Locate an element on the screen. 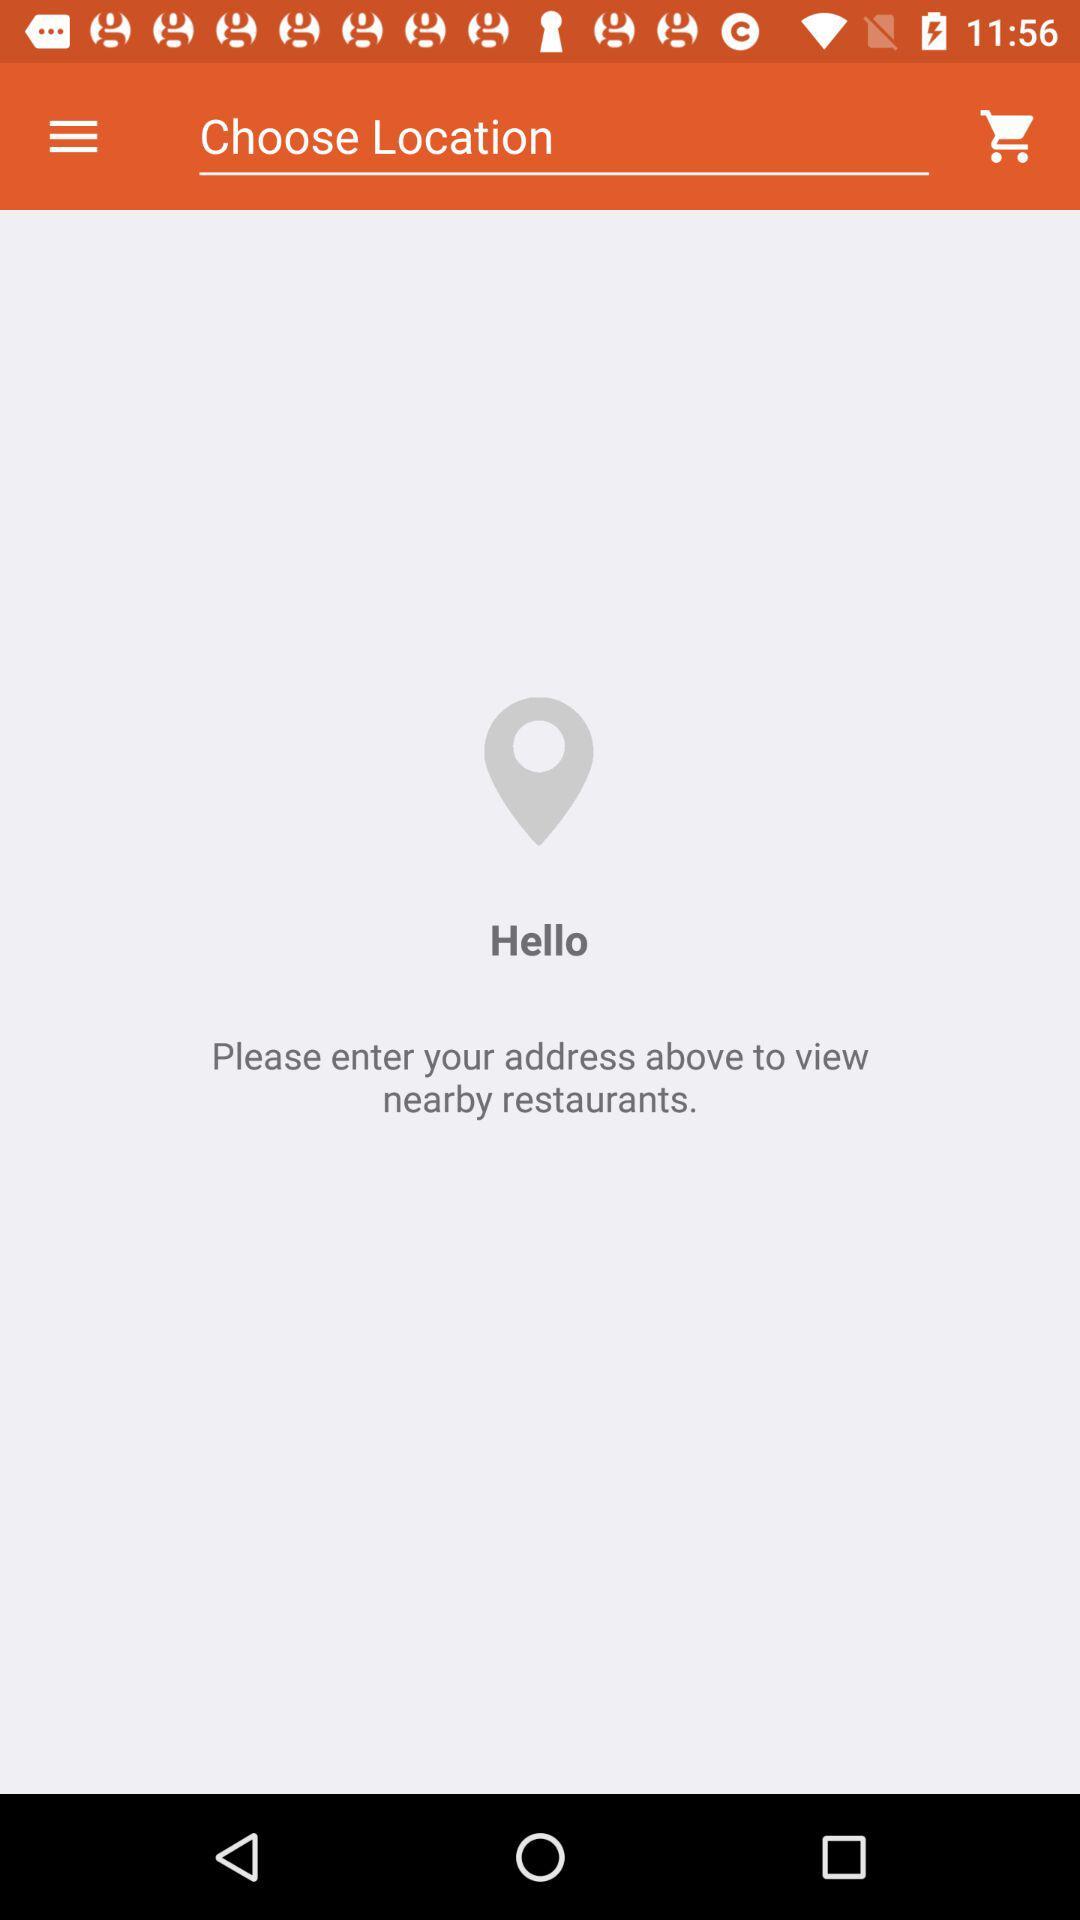 The width and height of the screenshot is (1080, 1920). the icon above the hello item is located at coordinates (564, 135).